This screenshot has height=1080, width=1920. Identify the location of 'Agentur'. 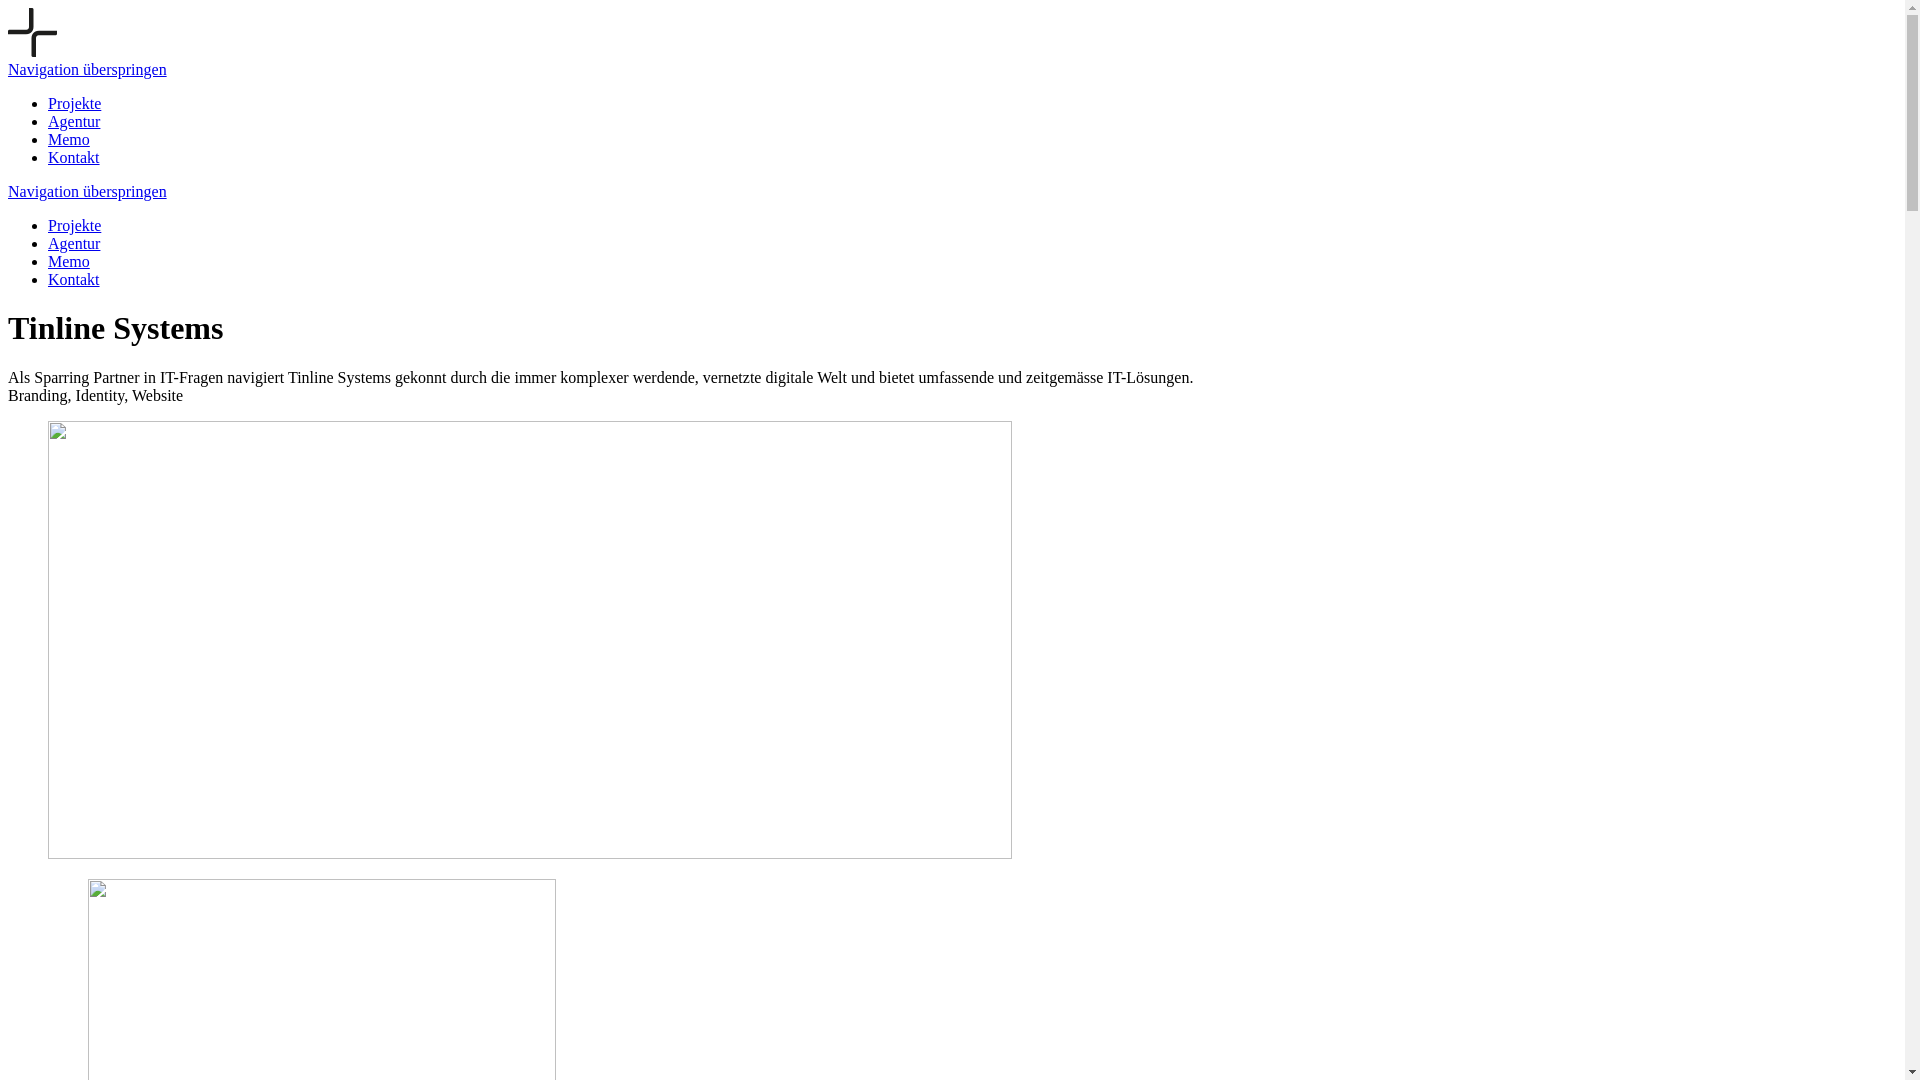
(73, 242).